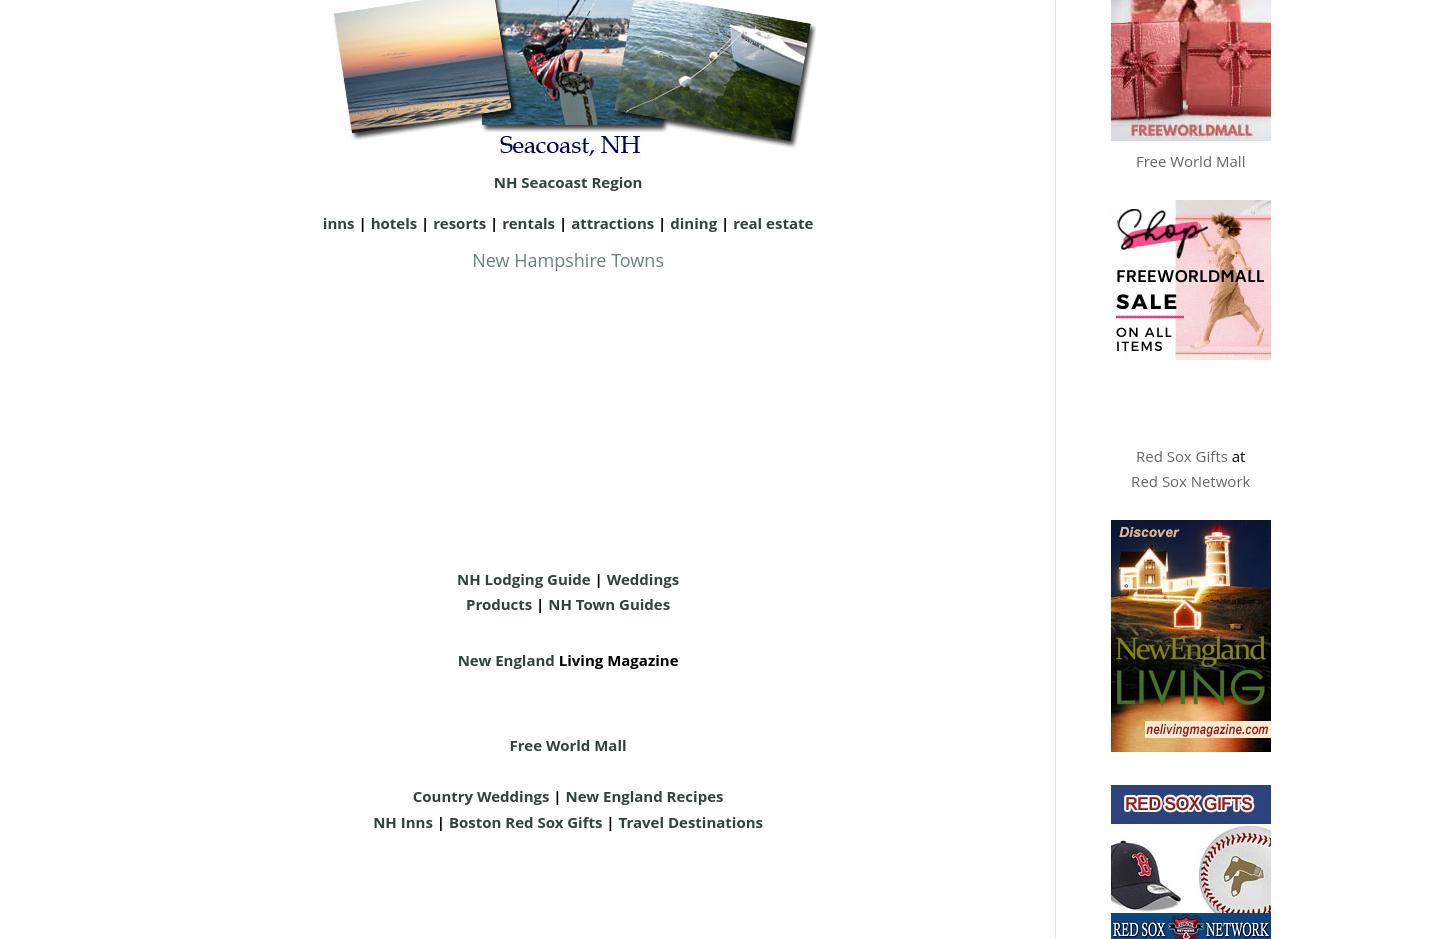 The image size is (1440, 939). I want to click on 'NH Town Guides', so click(607, 603).